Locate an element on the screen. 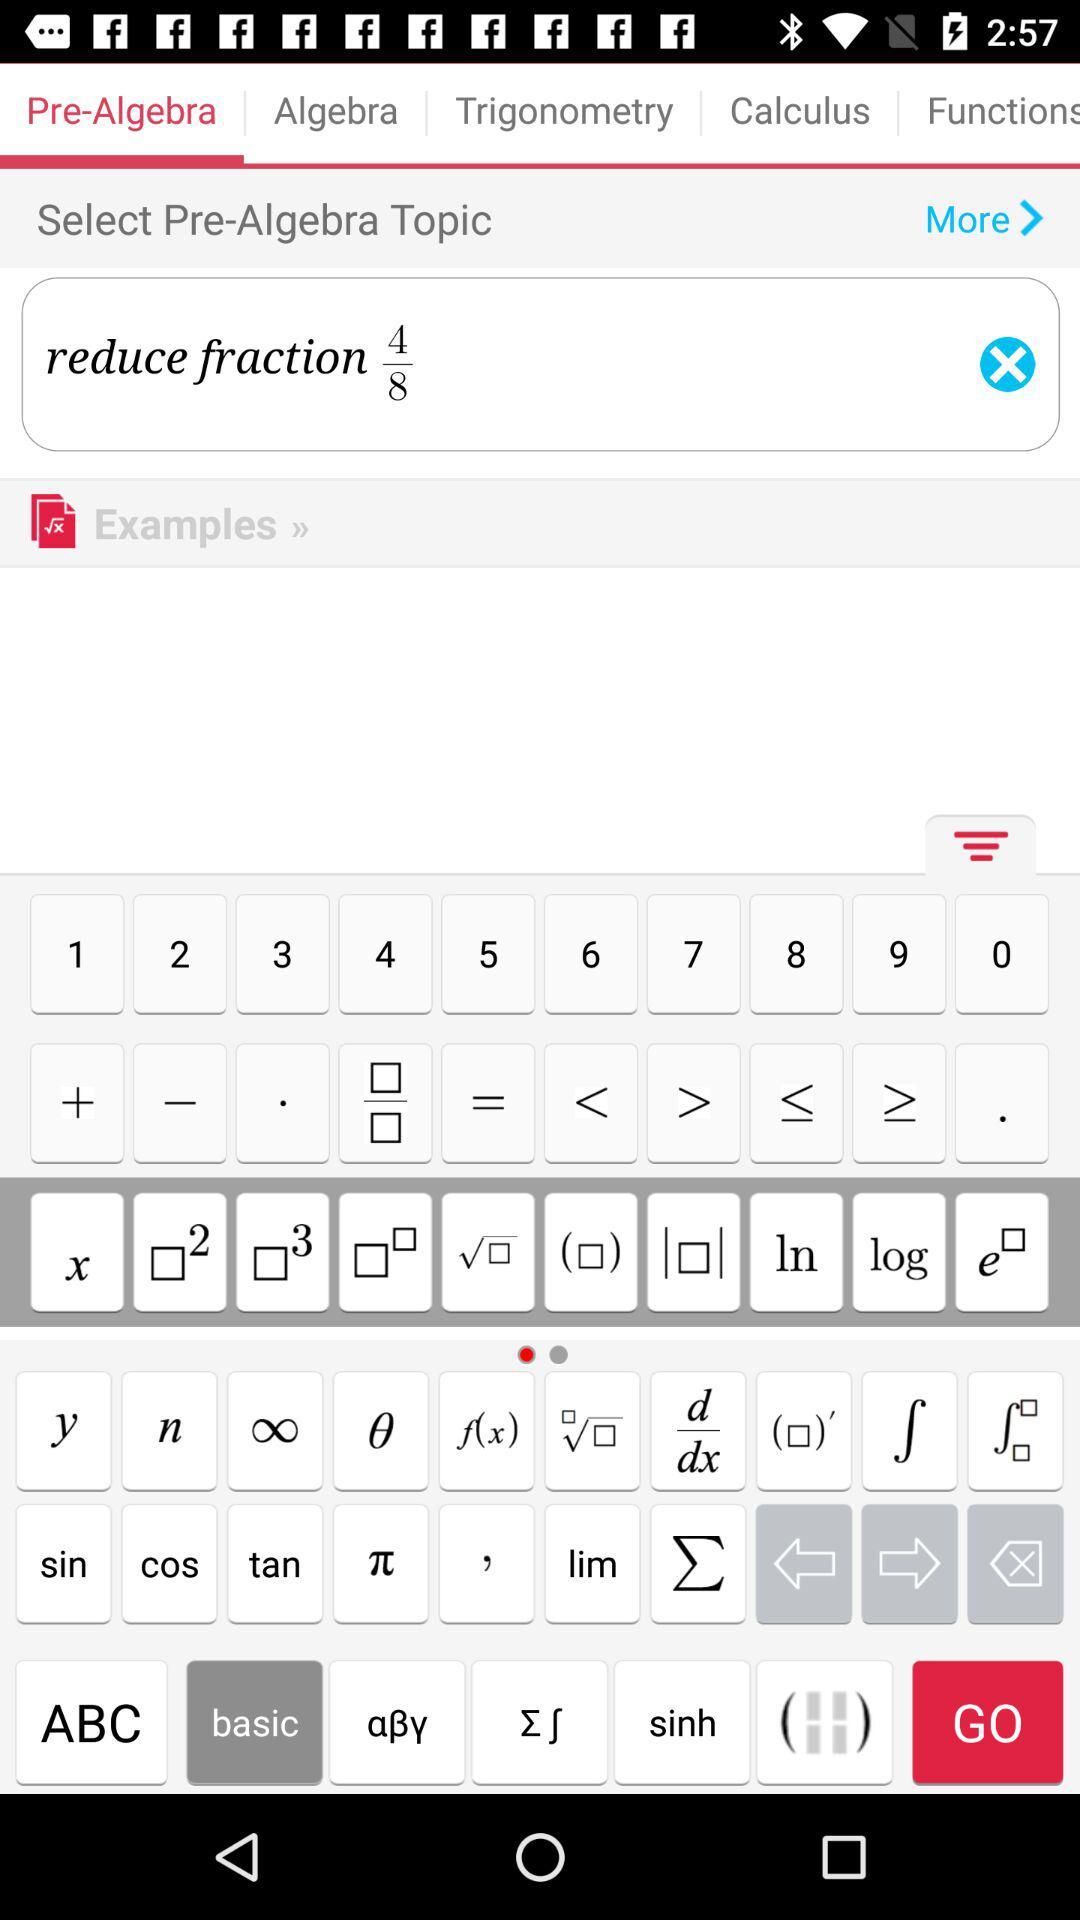  the menu icon is located at coordinates (488, 1101).